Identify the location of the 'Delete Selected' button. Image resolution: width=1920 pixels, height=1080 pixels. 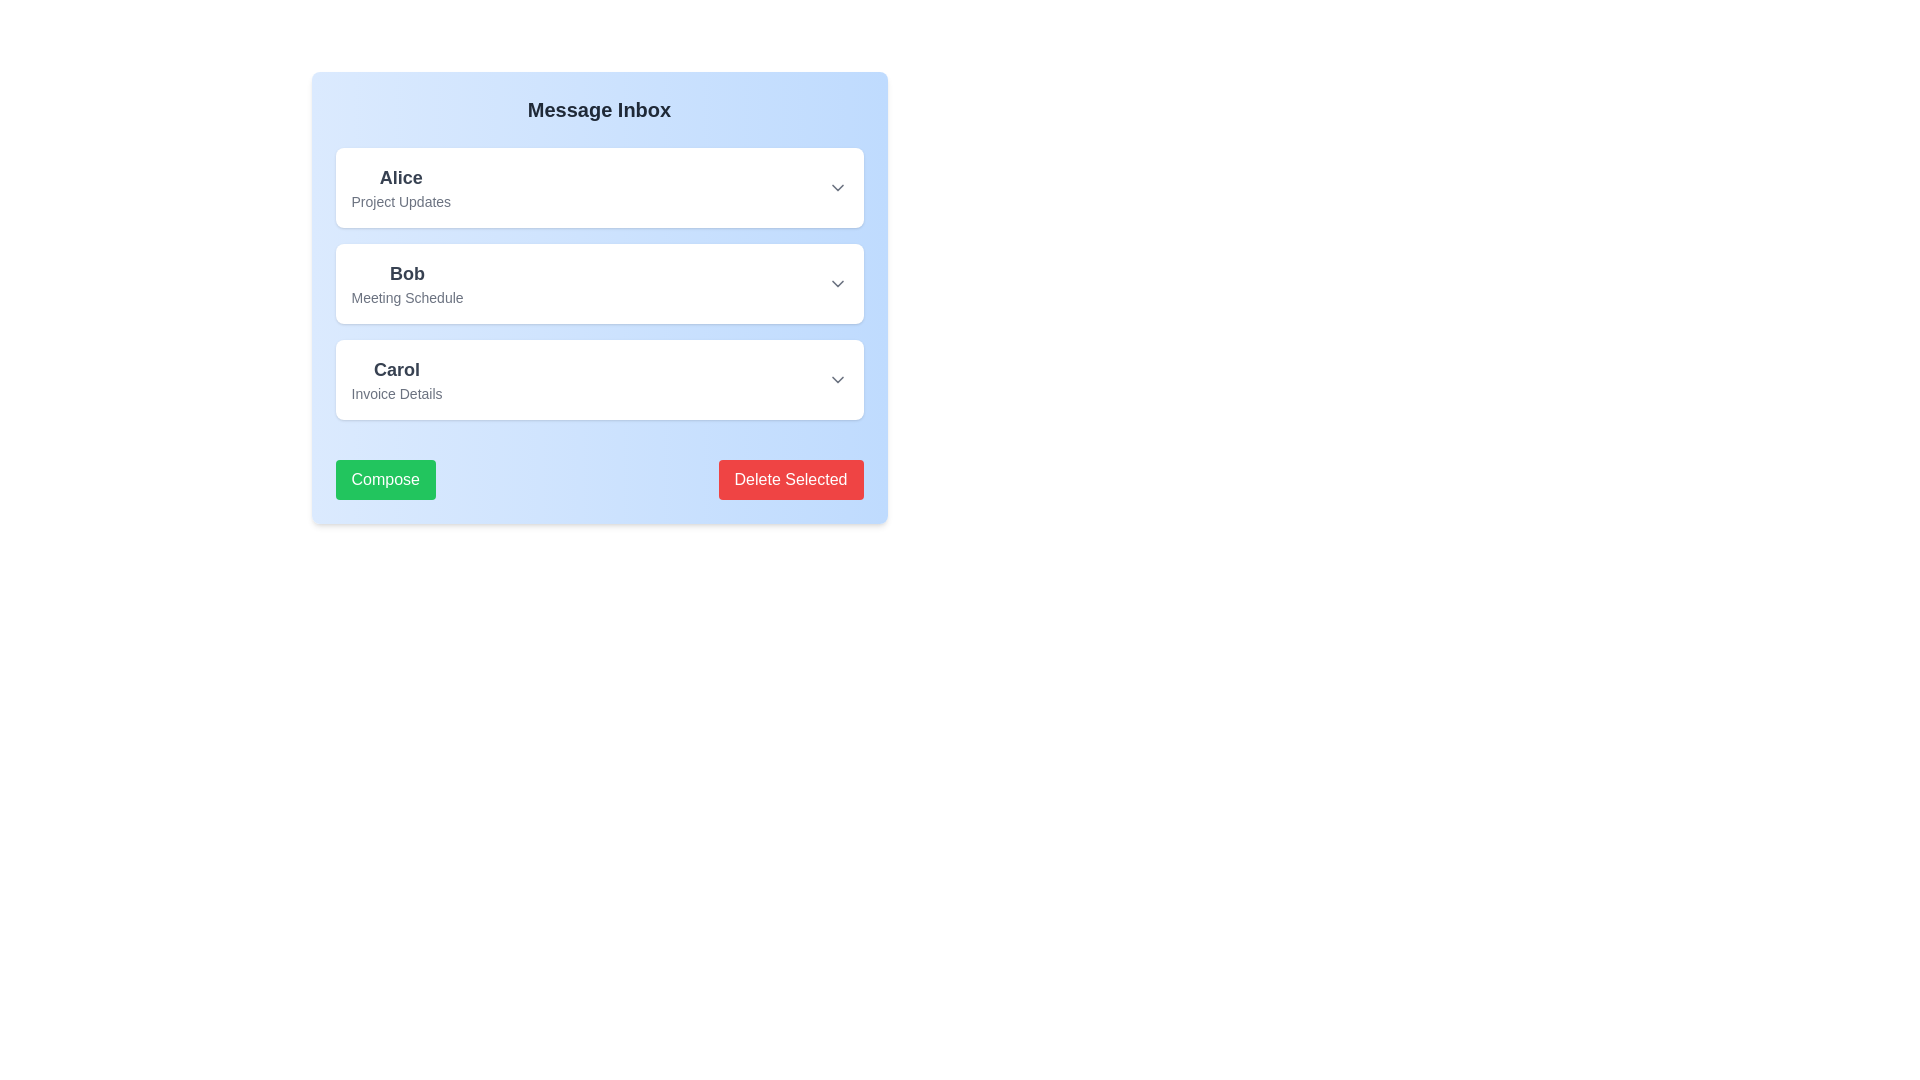
(790, 479).